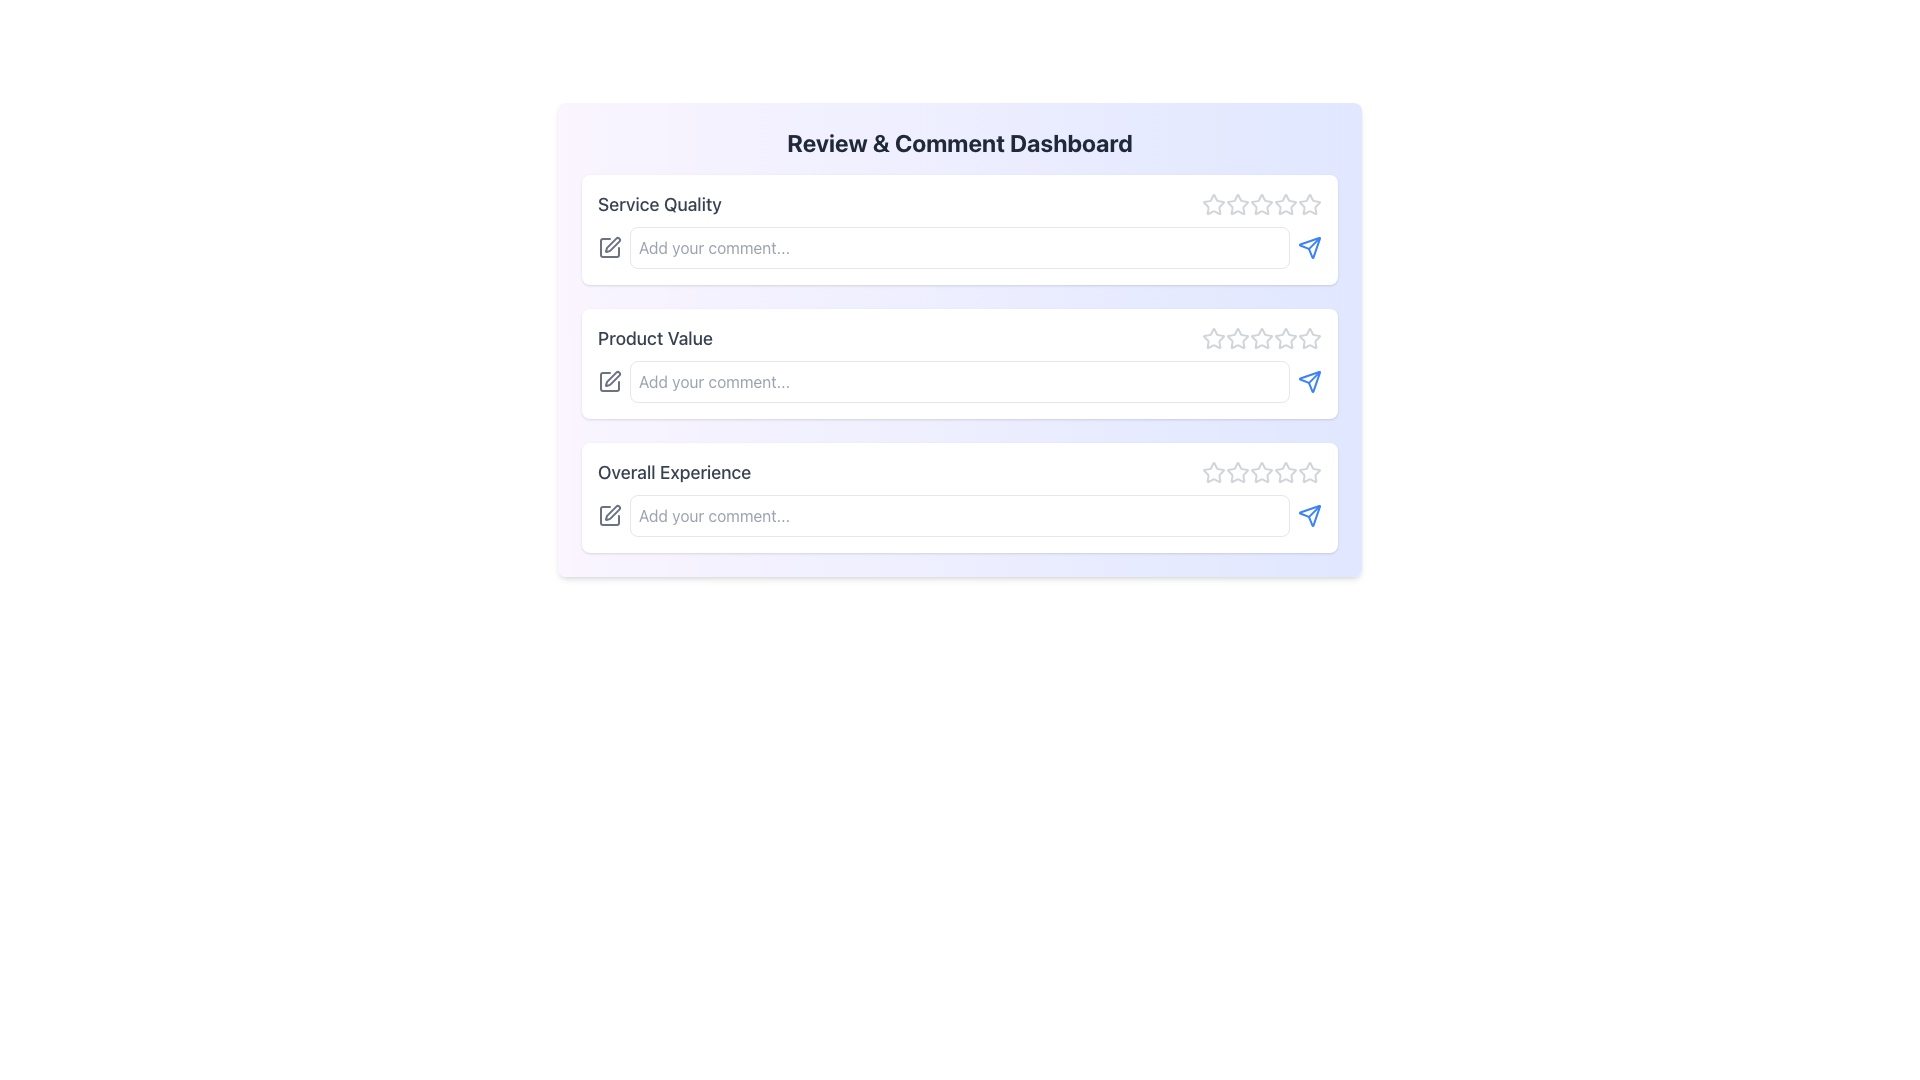  What do you see at coordinates (1286, 473) in the screenshot?
I see `the fifth star in the rating system` at bounding box center [1286, 473].